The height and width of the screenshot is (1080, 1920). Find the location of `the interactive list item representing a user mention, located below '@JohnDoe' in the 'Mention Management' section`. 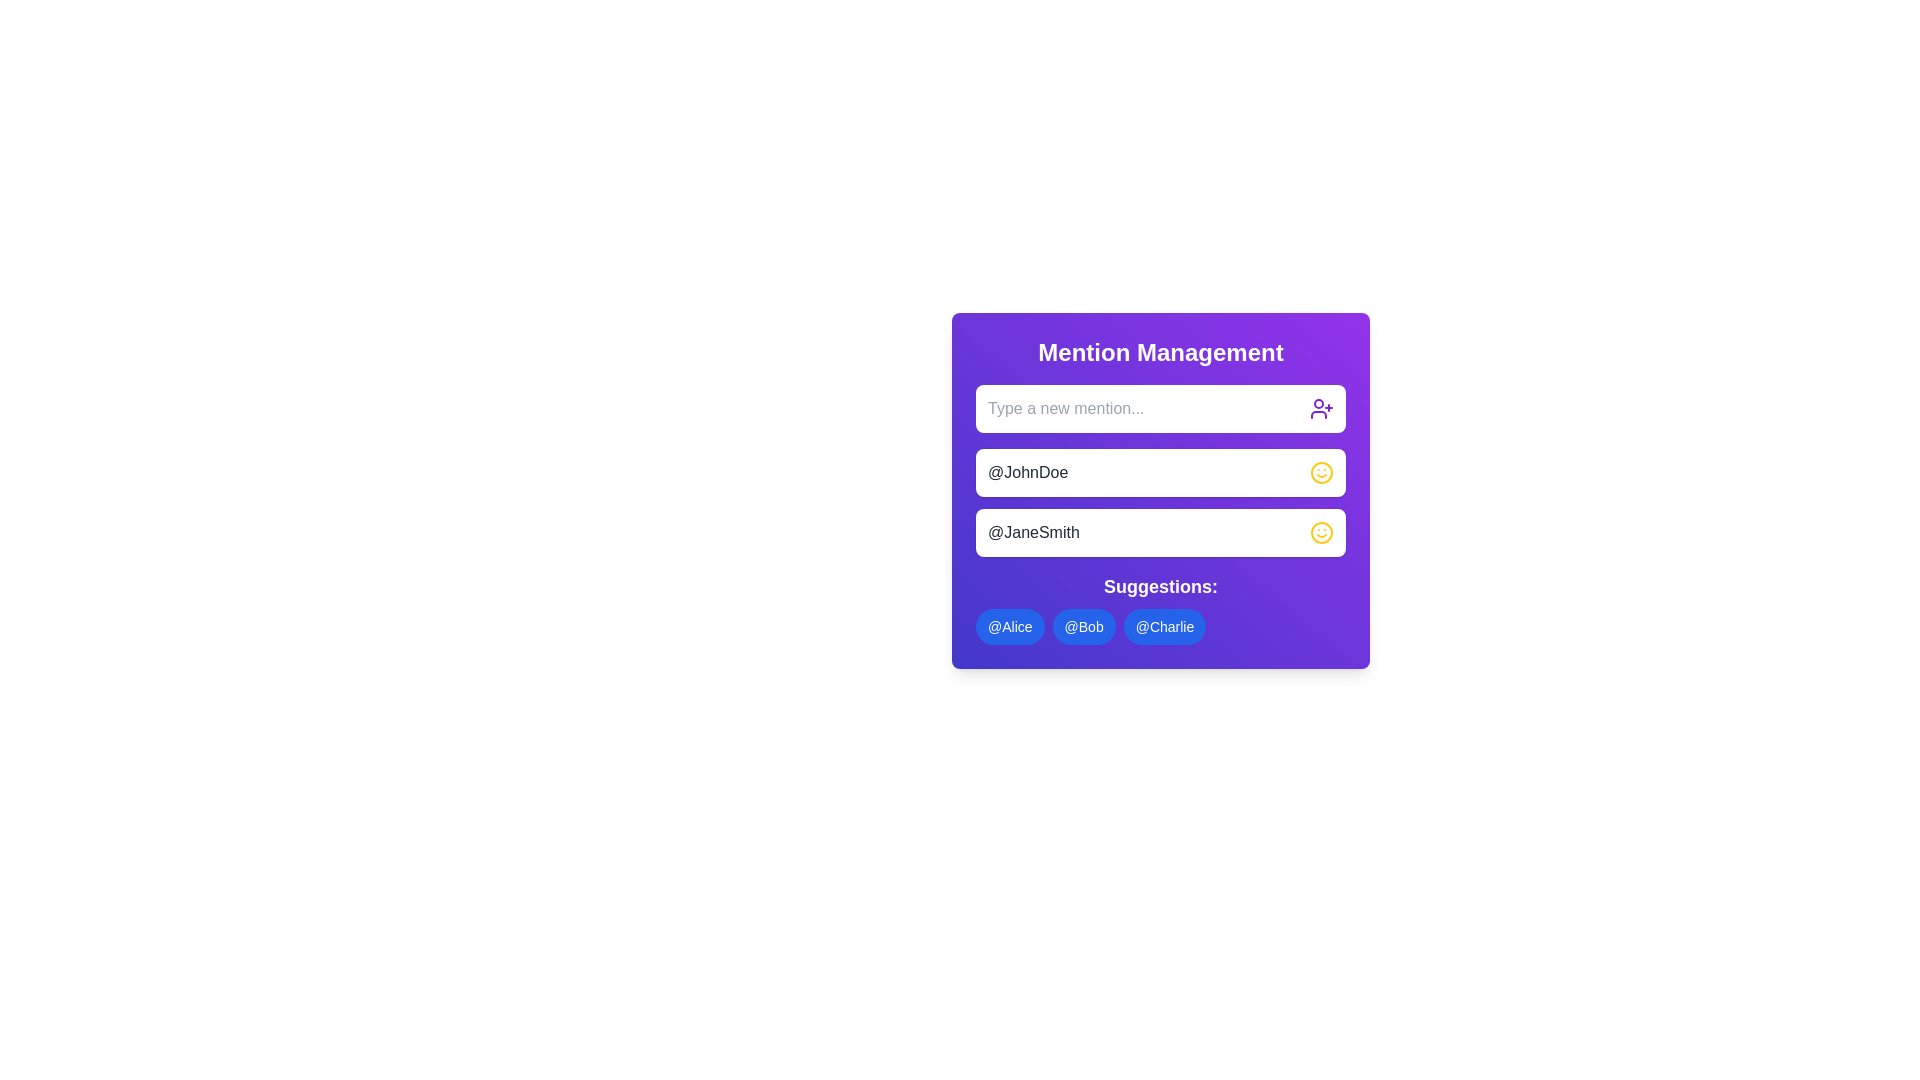

the interactive list item representing a user mention, located below '@JohnDoe' in the 'Mention Management' section is located at coordinates (1161, 531).